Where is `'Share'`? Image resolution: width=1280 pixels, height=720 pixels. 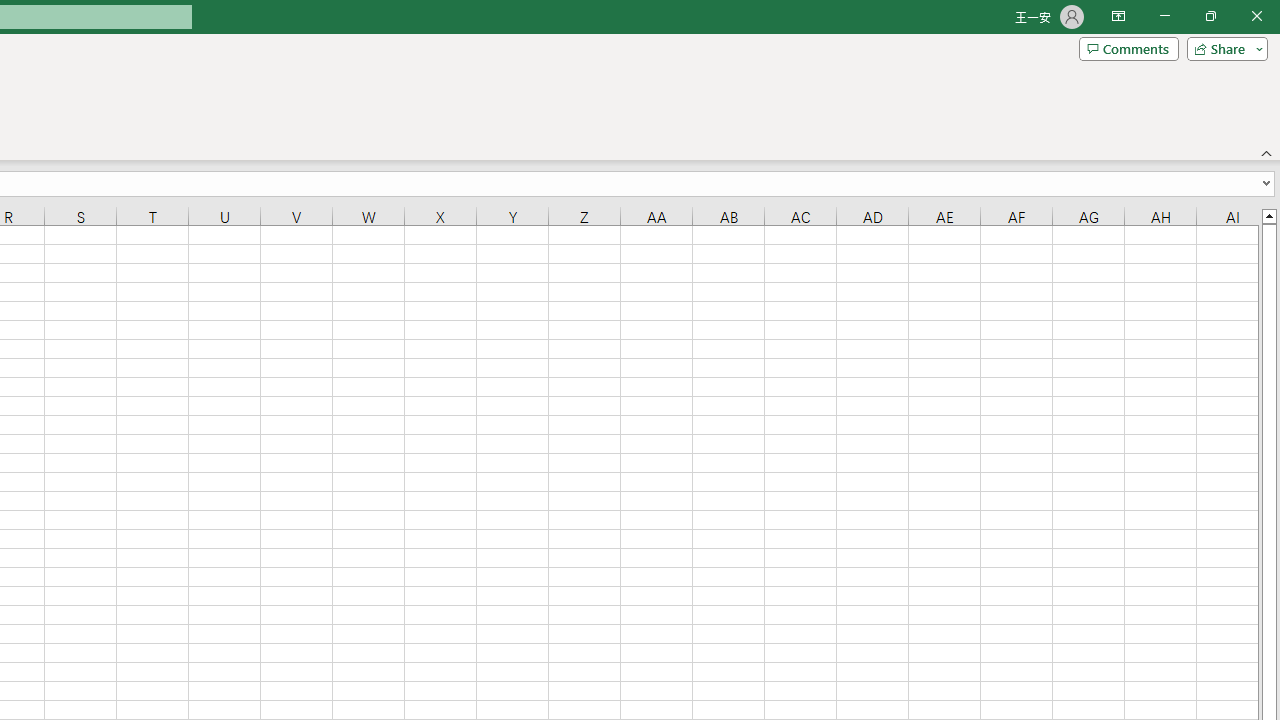
'Share' is located at coordinates (1222, 47).